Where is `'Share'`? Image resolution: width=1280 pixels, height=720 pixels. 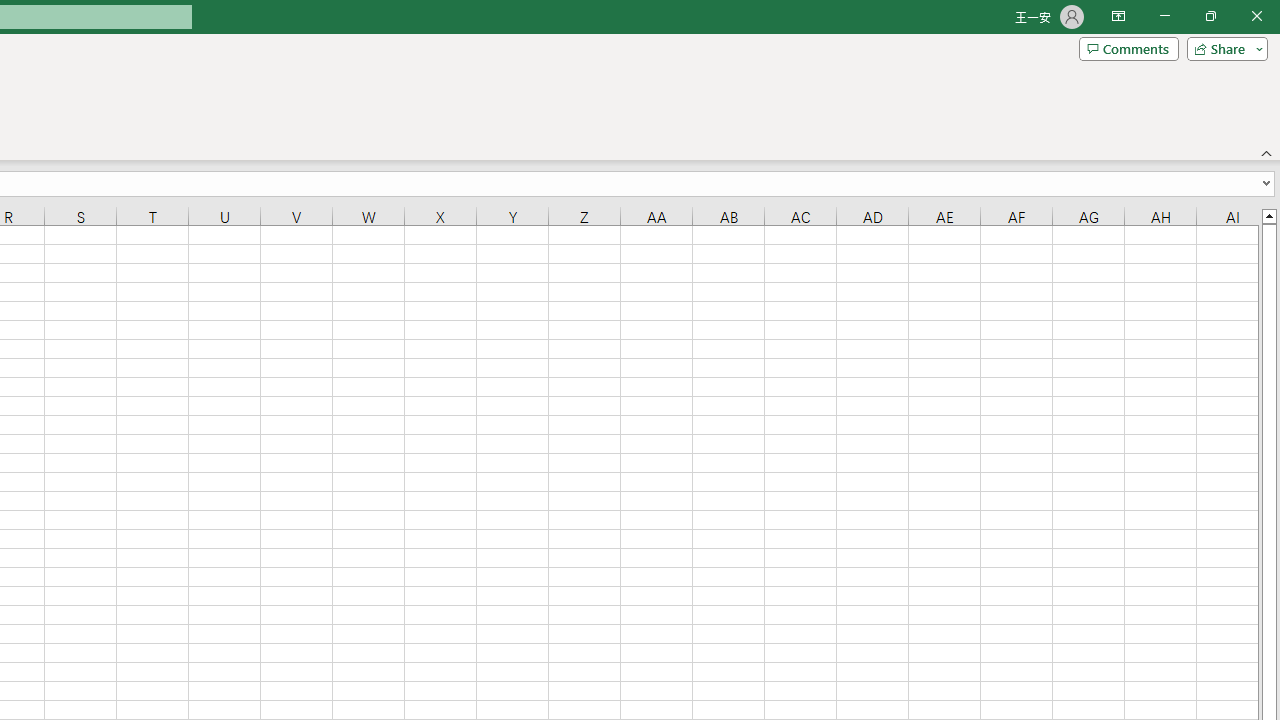
'Share' is located at coordinates (1222, 47).